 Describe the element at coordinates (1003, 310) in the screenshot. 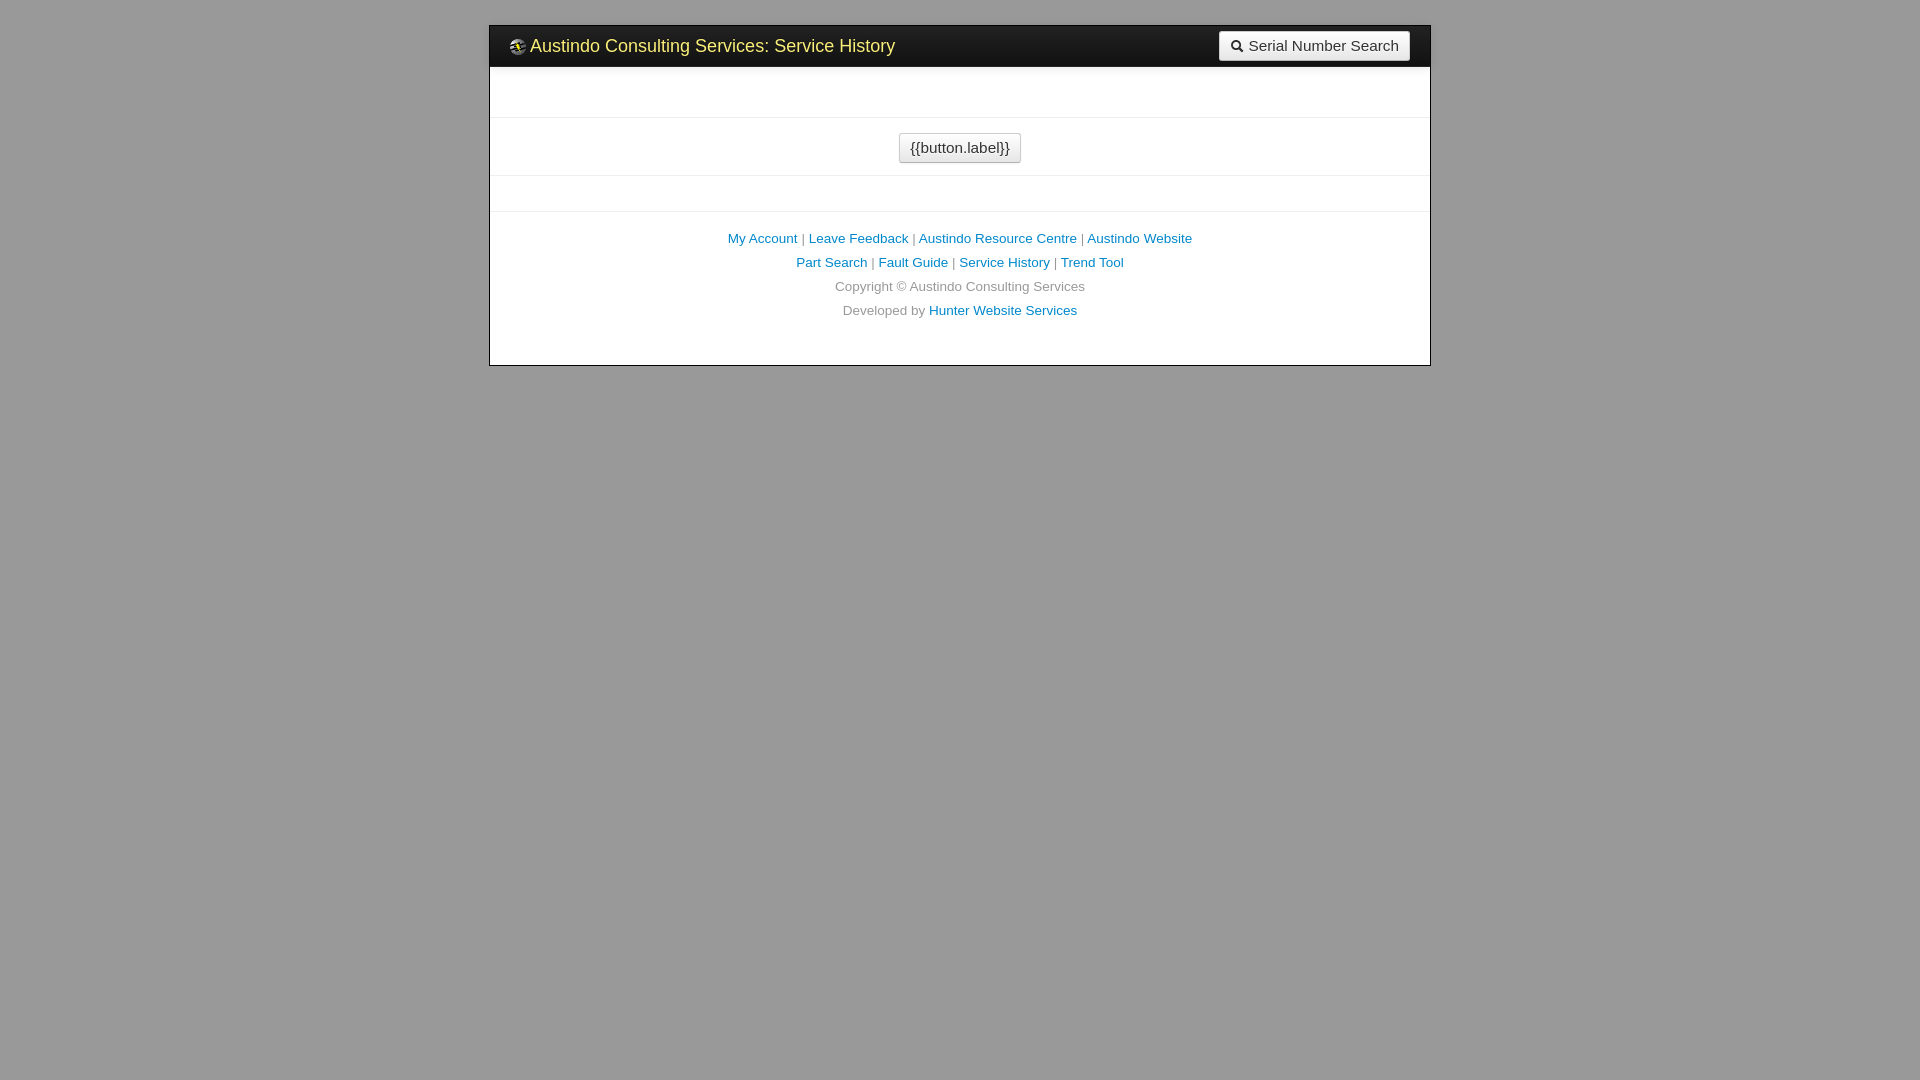

I see `'Hunter Website Services'` at that location.